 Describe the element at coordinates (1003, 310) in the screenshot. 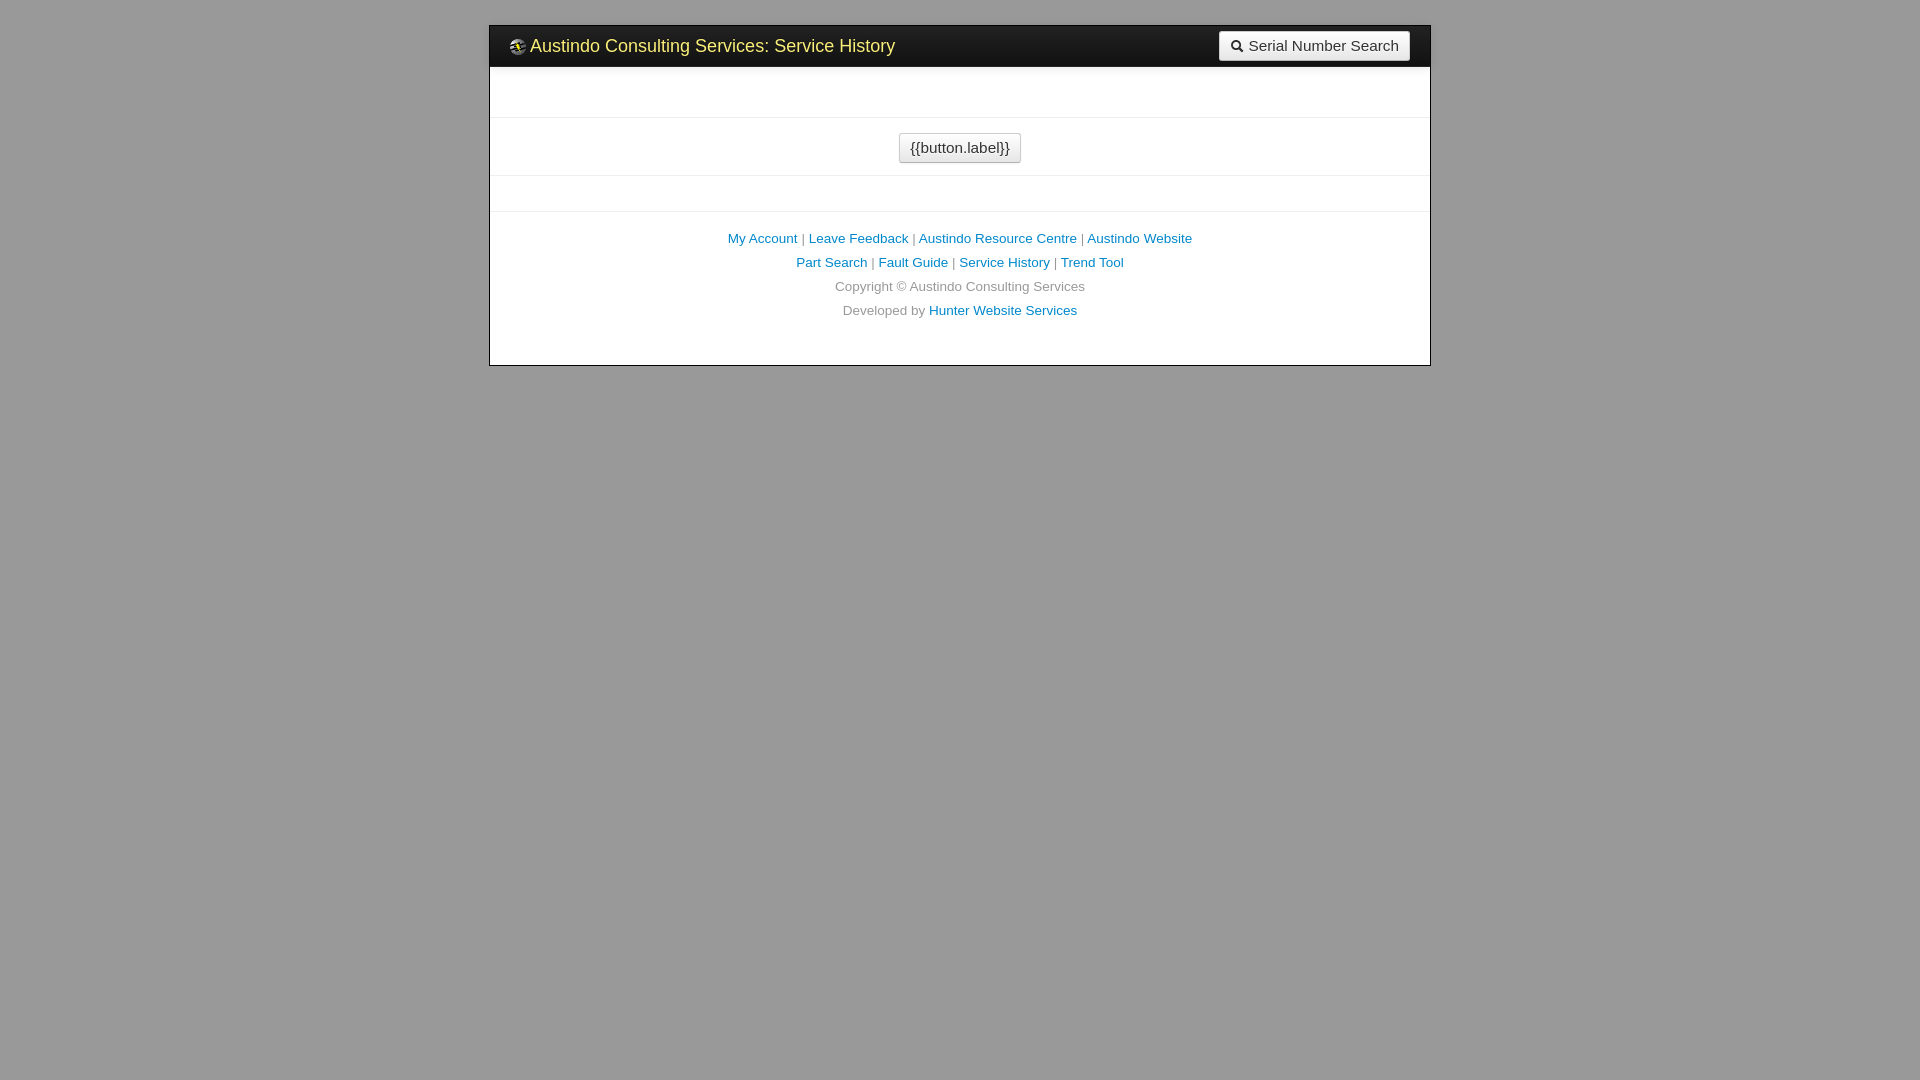

I see `'Hunter Website Services'` at that location.